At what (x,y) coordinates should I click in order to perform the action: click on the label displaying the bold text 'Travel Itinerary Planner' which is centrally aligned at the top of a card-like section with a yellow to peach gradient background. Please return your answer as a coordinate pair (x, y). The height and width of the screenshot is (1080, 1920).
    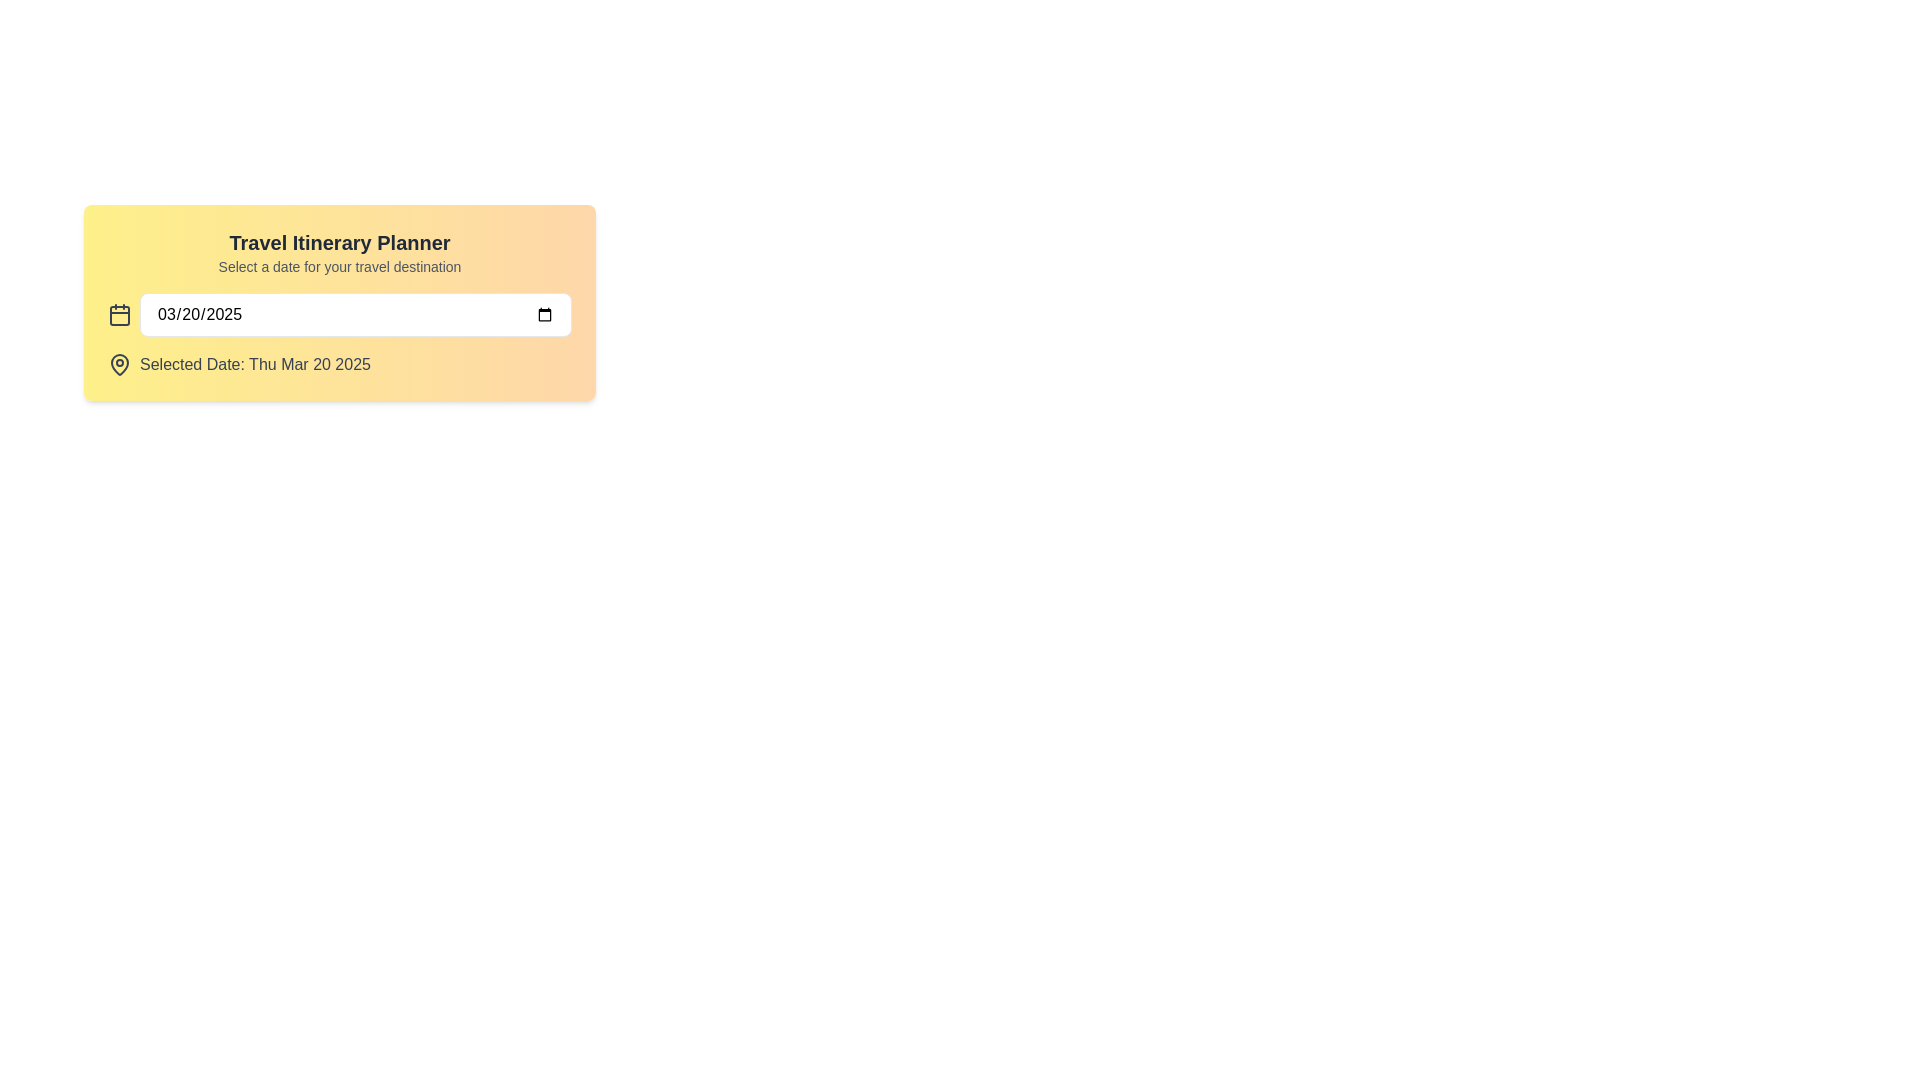
    Looking at the image, I should click on (340, 242).